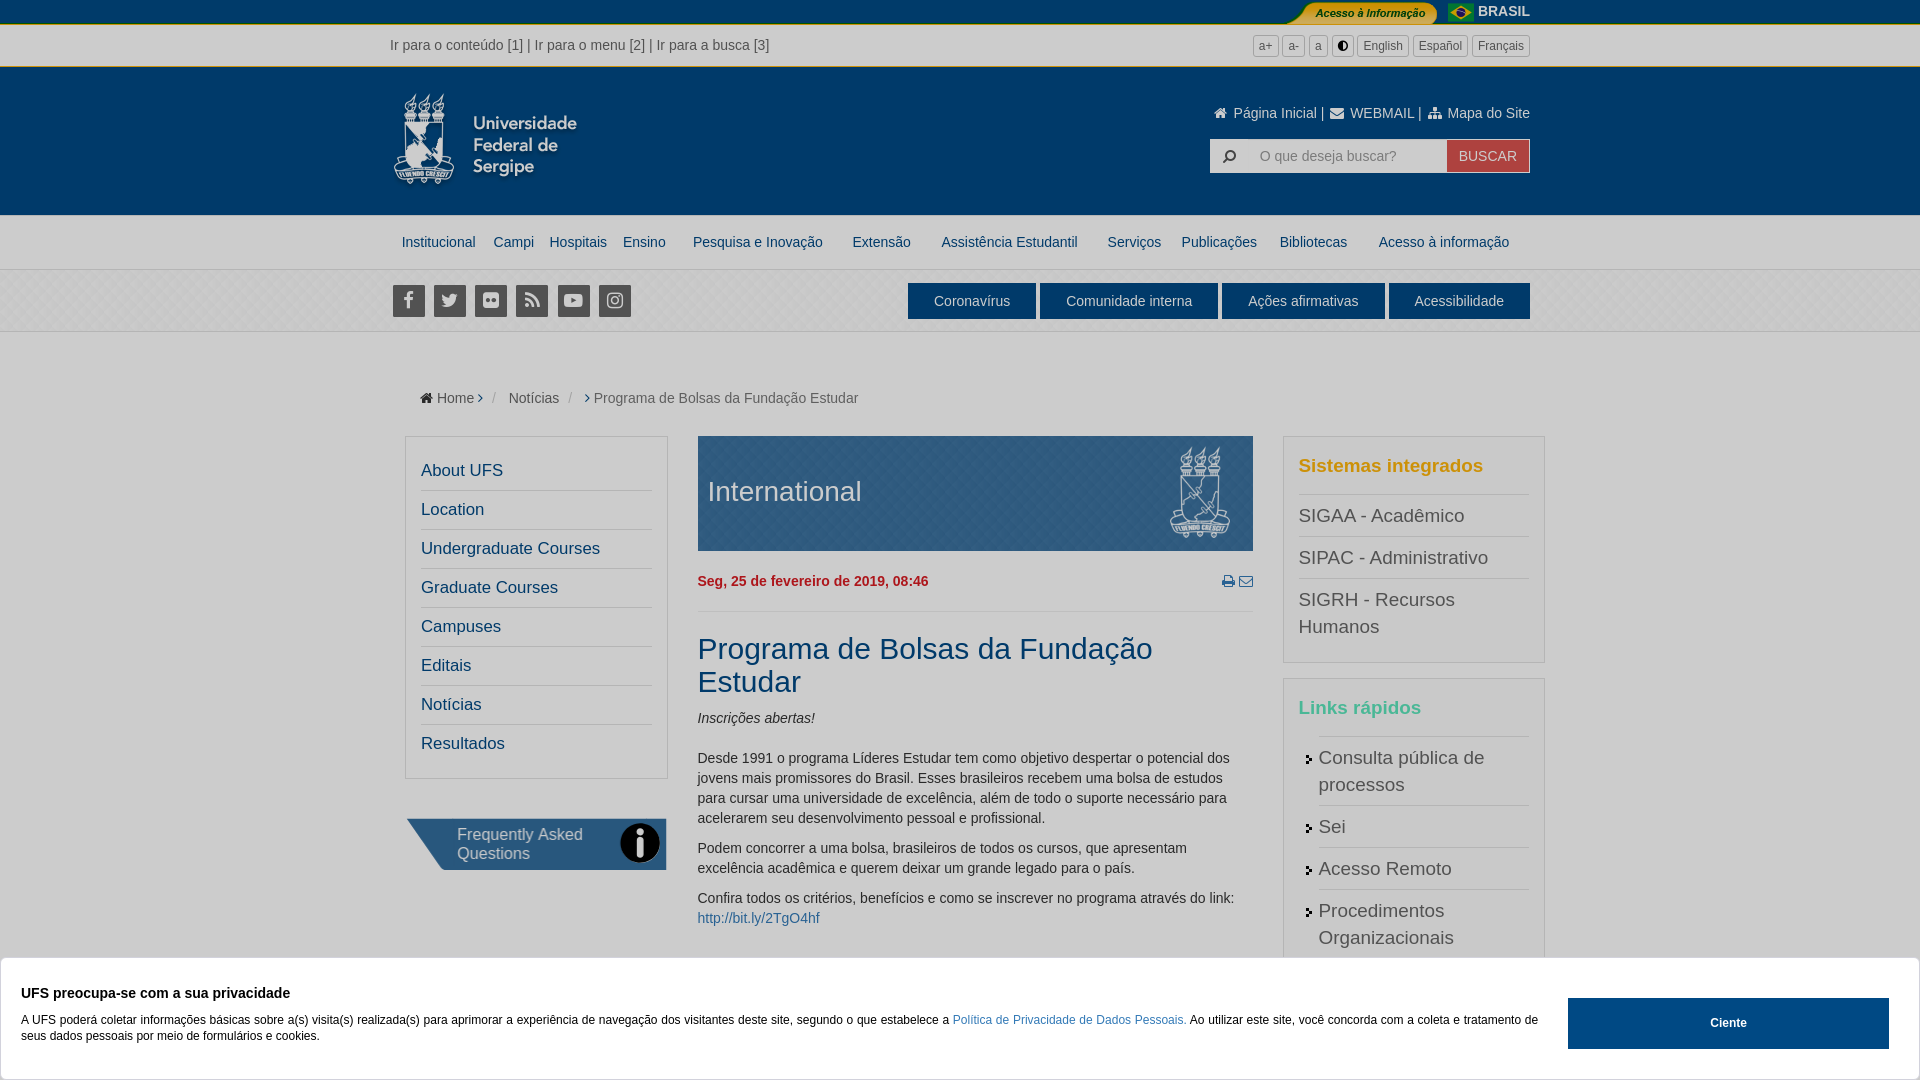 The width and height of the screenshot is (1920, 1080). I want to click on 'http://bit.ly/2TgO4hf', so click(757, 918).